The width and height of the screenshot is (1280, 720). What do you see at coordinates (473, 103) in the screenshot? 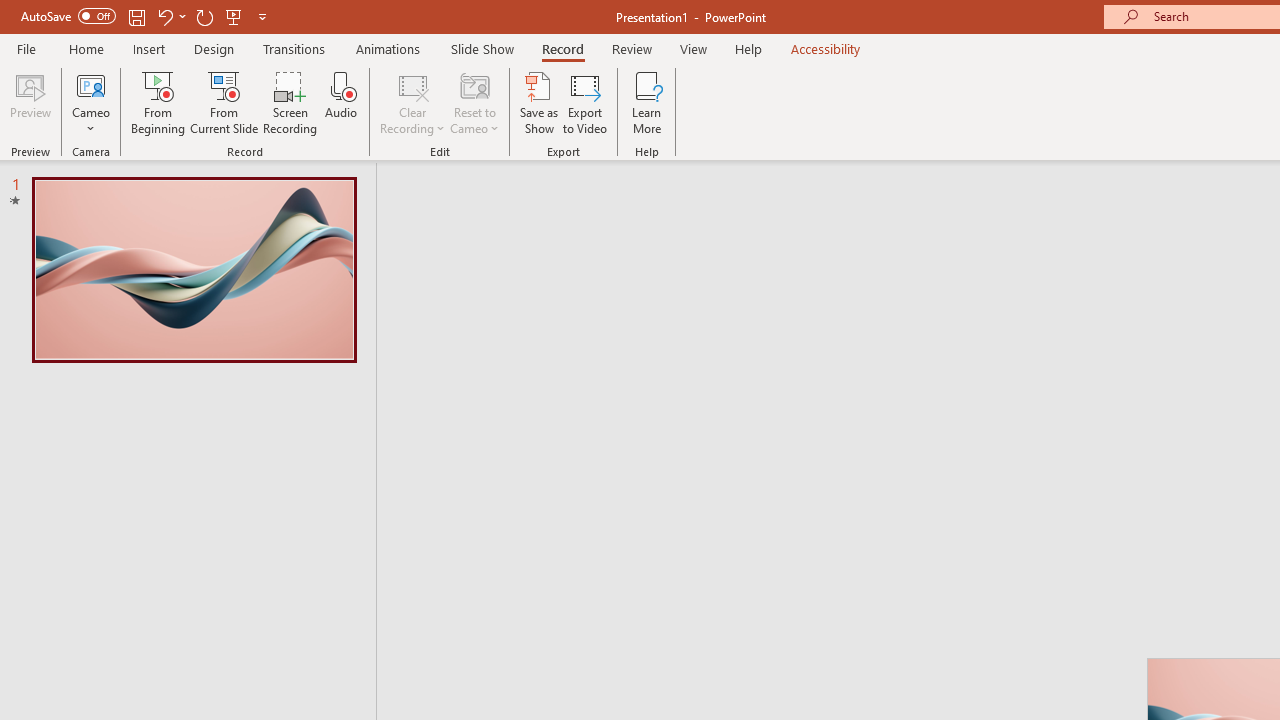
I see `'Reset to Cameo'` at bounding box center [473, 103].